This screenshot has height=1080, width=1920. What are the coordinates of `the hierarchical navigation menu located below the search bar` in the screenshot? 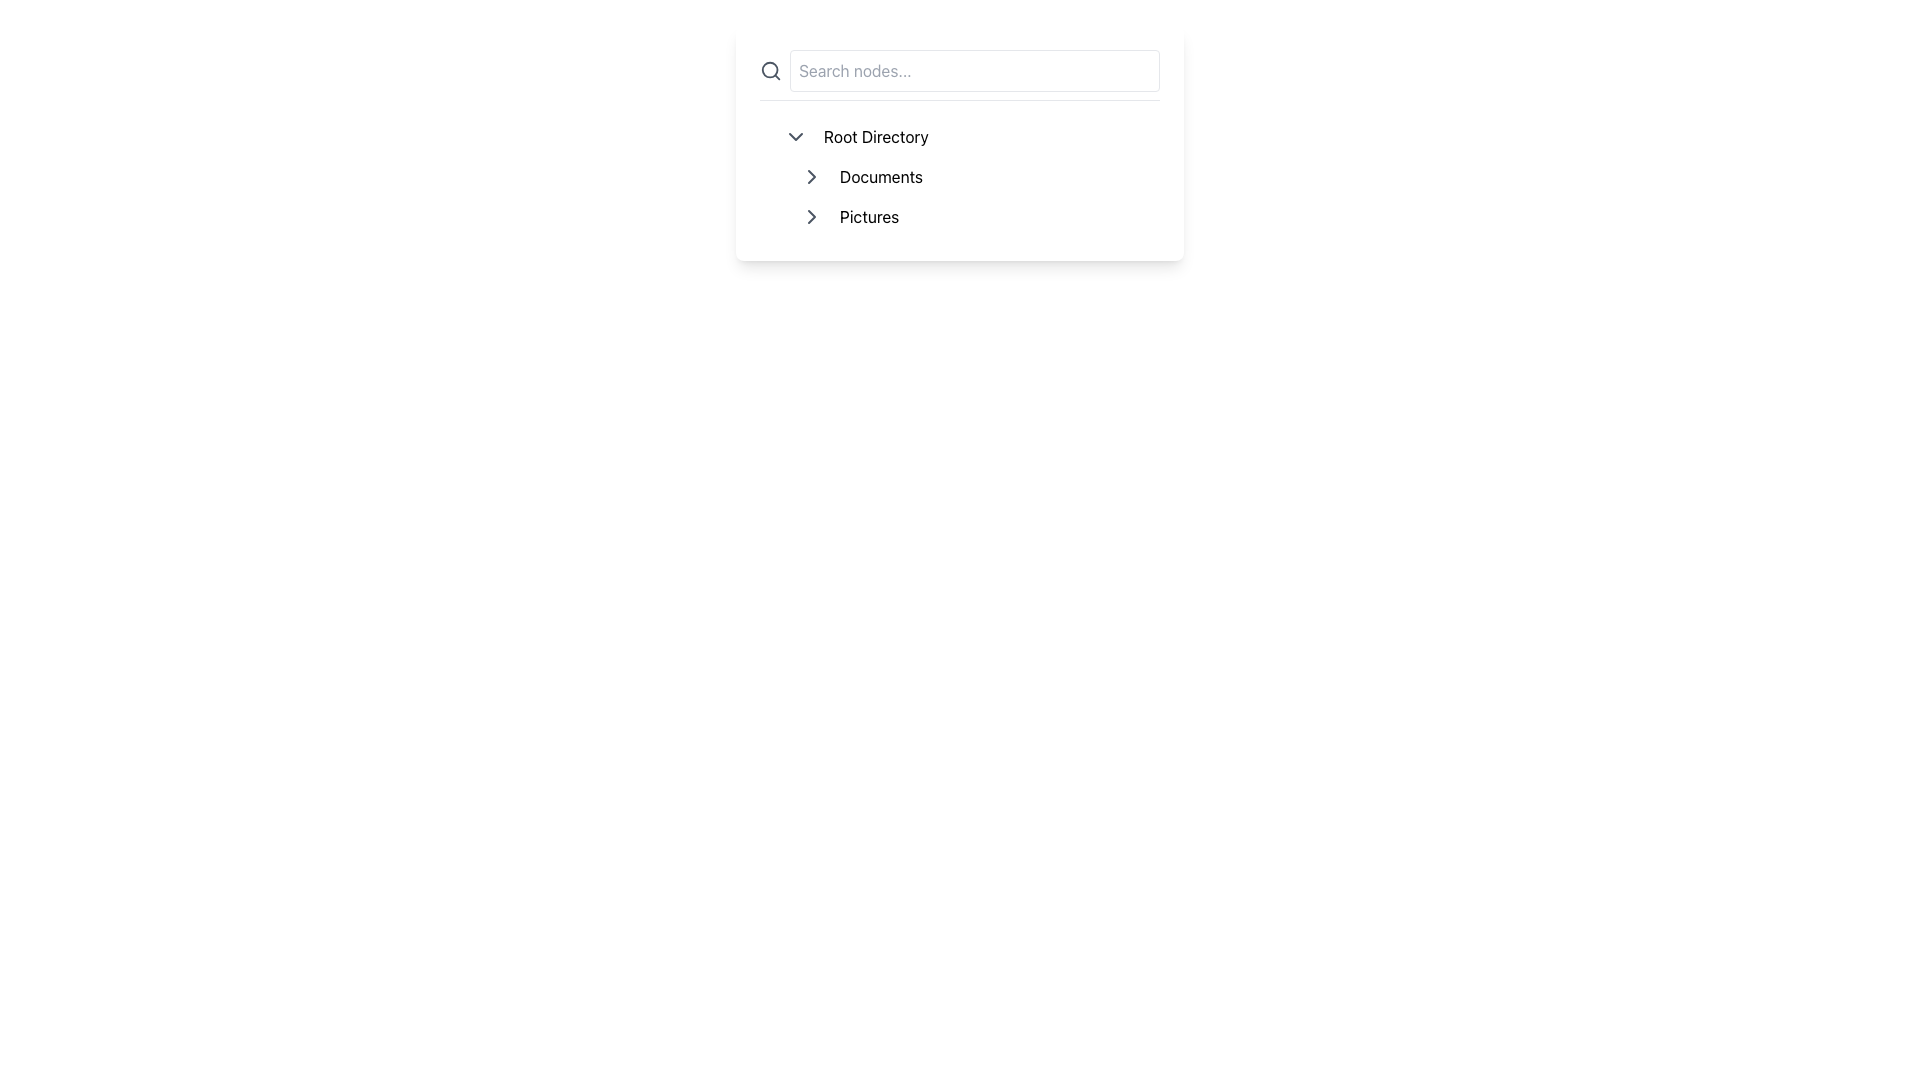 It's located at (960, 176).